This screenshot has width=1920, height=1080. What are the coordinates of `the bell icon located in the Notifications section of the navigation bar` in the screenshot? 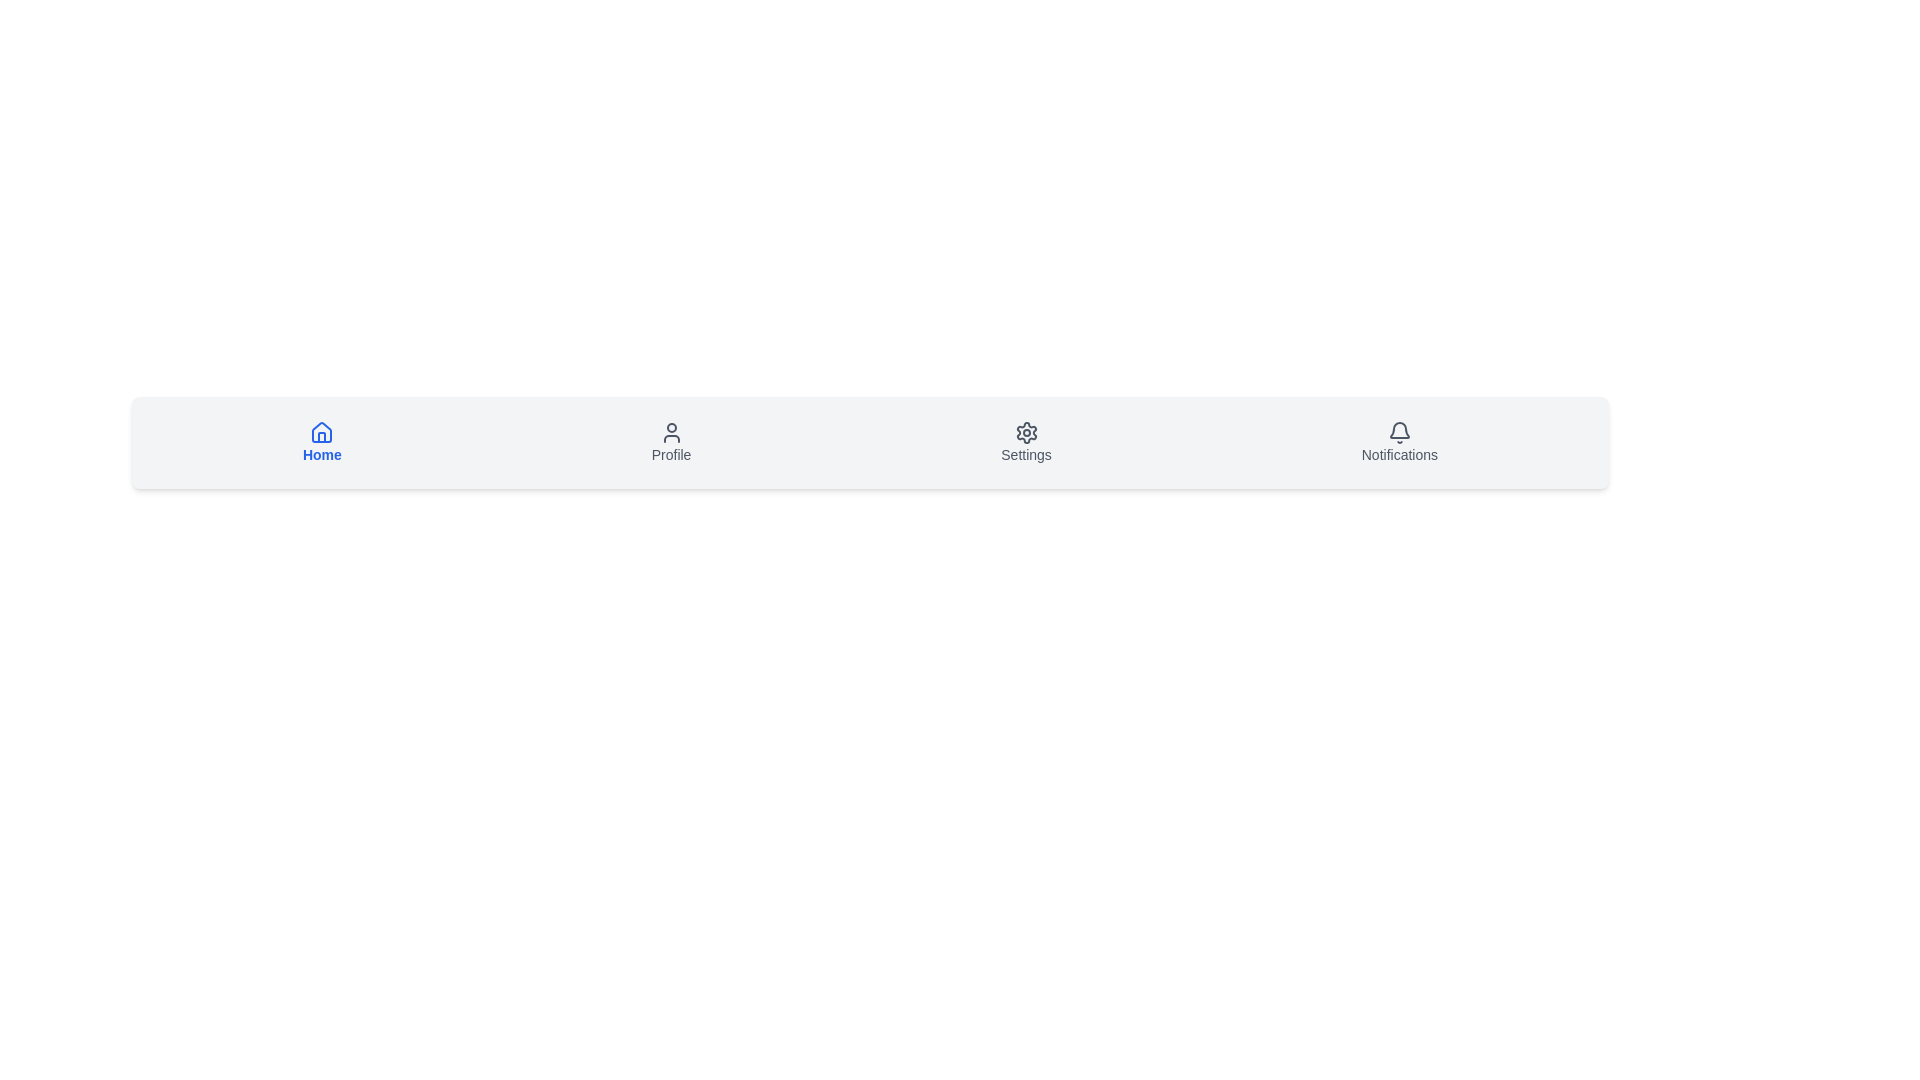 It's located at (1398, 431).